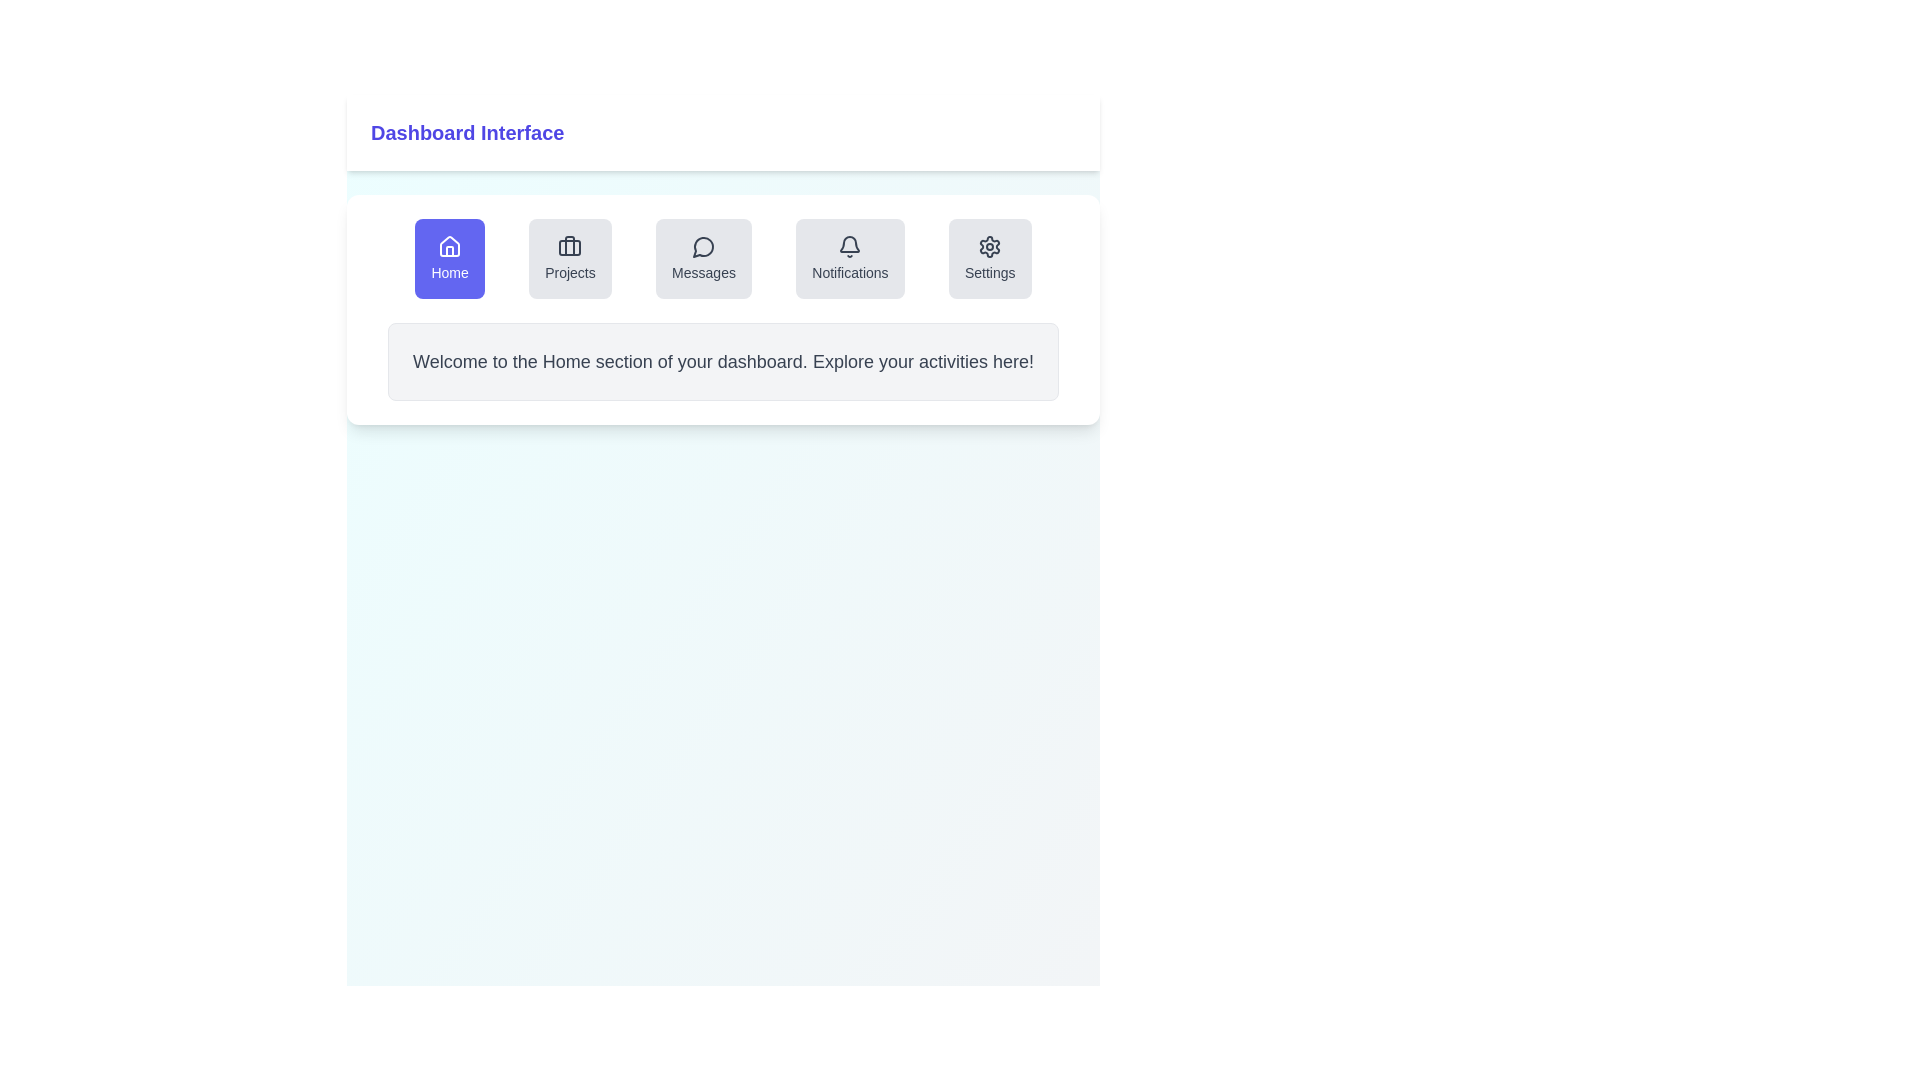  What do you see at coordinates (703, 246) in the screenshot?
I see `the 'Messages' icon in the navigation bar` at bounding box center [703, 246].